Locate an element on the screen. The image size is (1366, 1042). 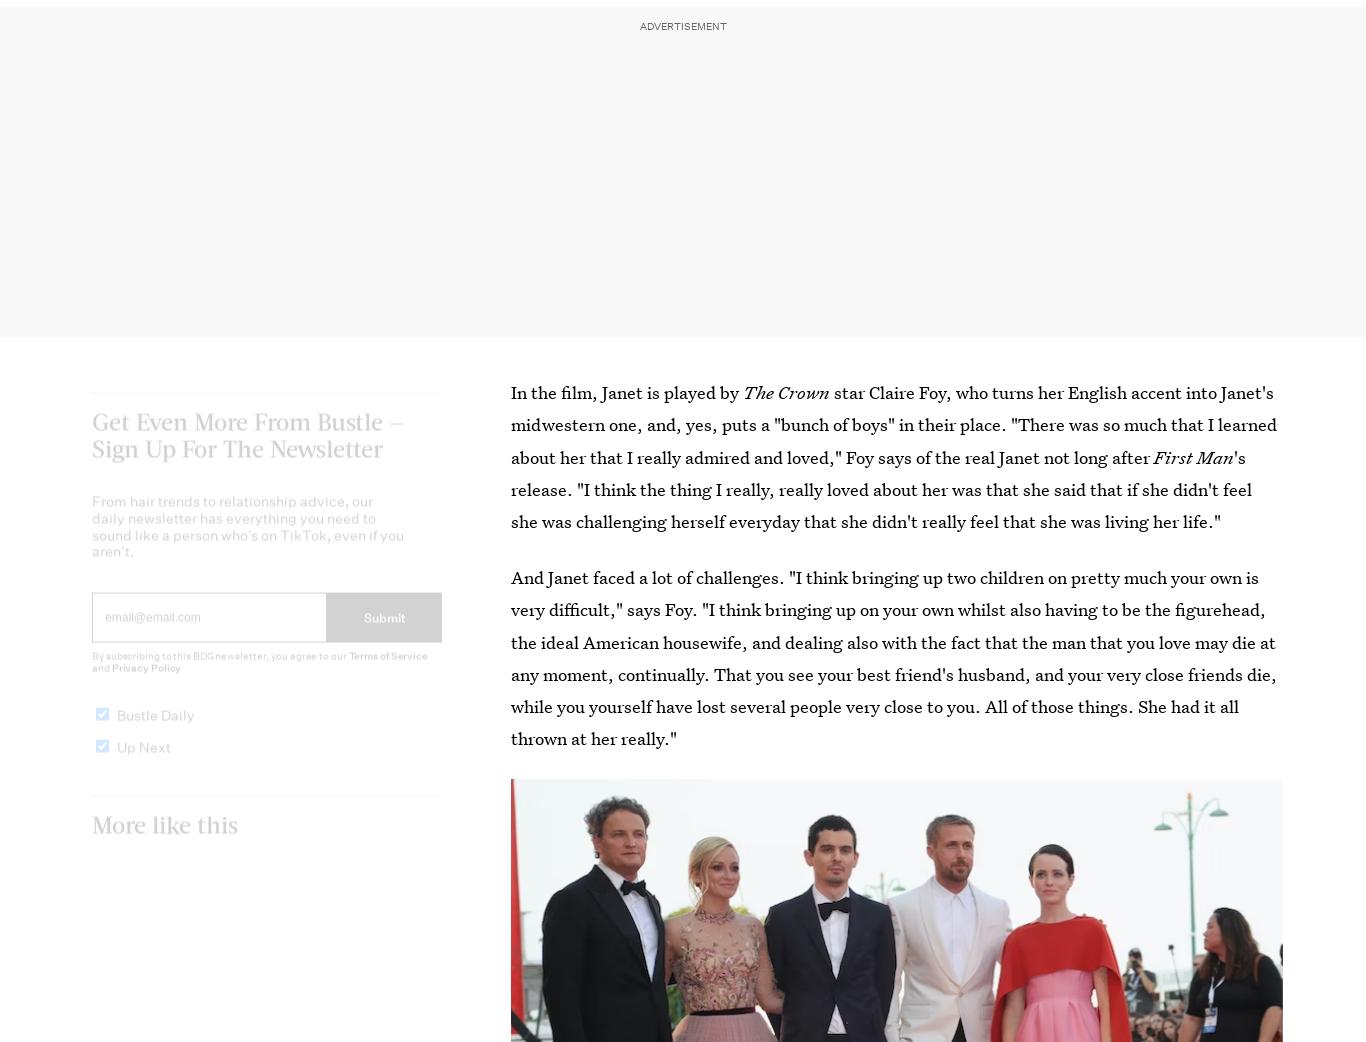
''s release. "I think the thing I really, really loved about her was that she said that if she didn't feel she was challenging herself everyday that she didn't really feel that she was living her life."' is located at coordinates (511, 489).